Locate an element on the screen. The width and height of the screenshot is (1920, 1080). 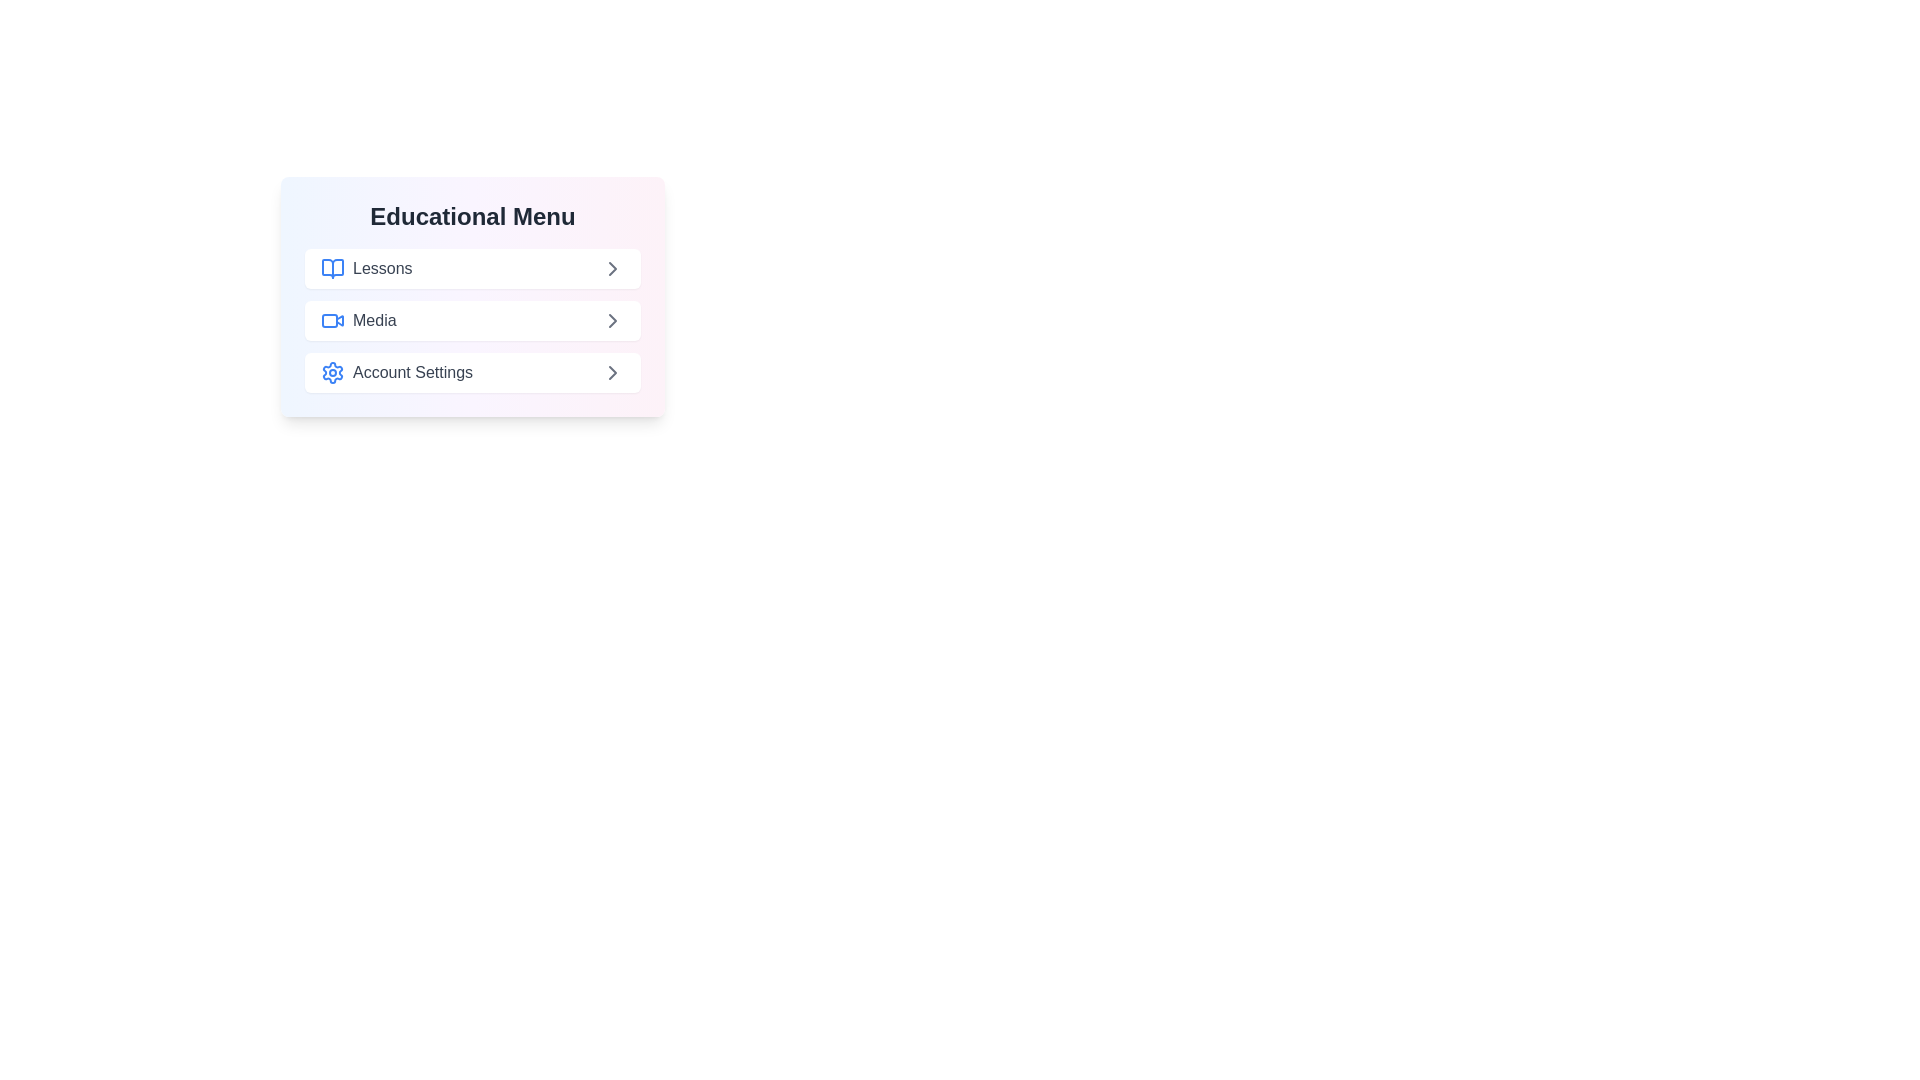
the blue gear icon located within the 'Account Settings' option of the menu, which is part of the 'Educational Menu' card is located at coordinates (332, 373).